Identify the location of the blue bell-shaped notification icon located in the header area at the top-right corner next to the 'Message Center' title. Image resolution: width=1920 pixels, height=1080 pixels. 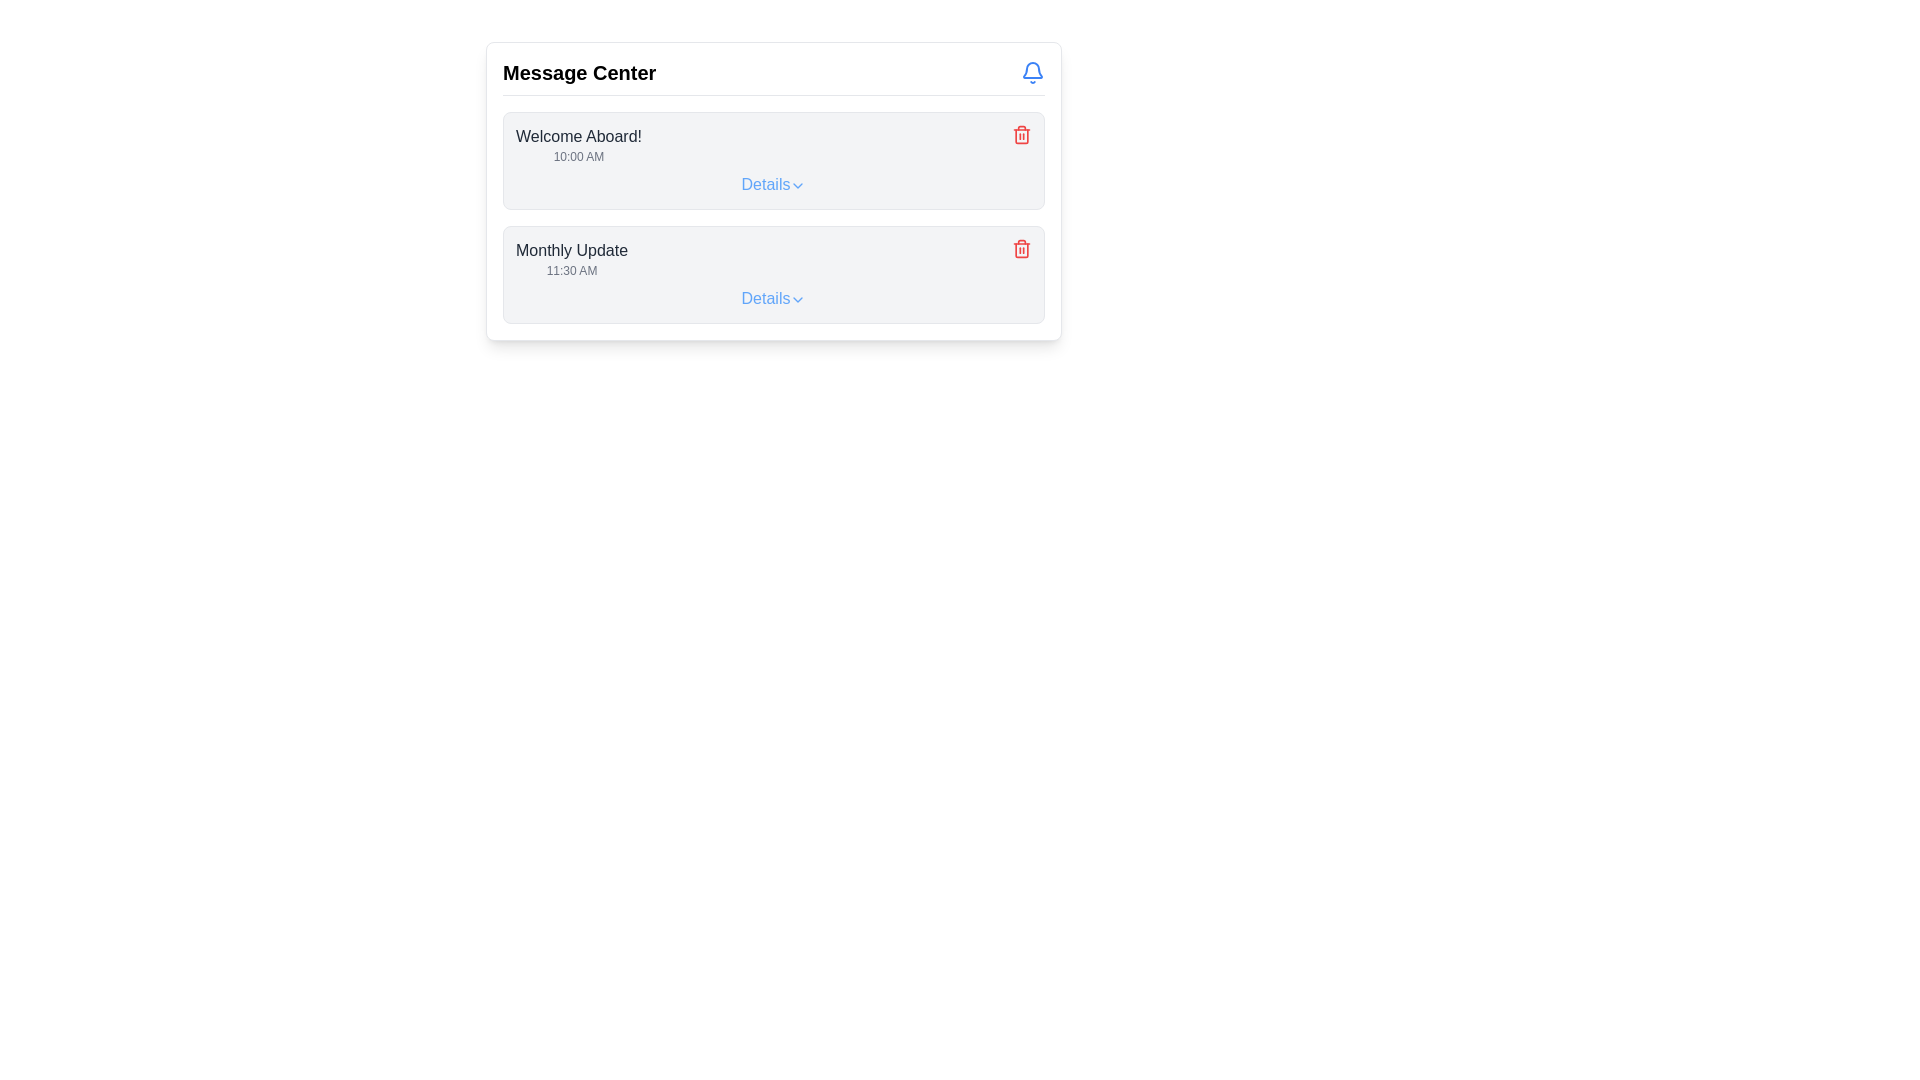
(1032, 72).